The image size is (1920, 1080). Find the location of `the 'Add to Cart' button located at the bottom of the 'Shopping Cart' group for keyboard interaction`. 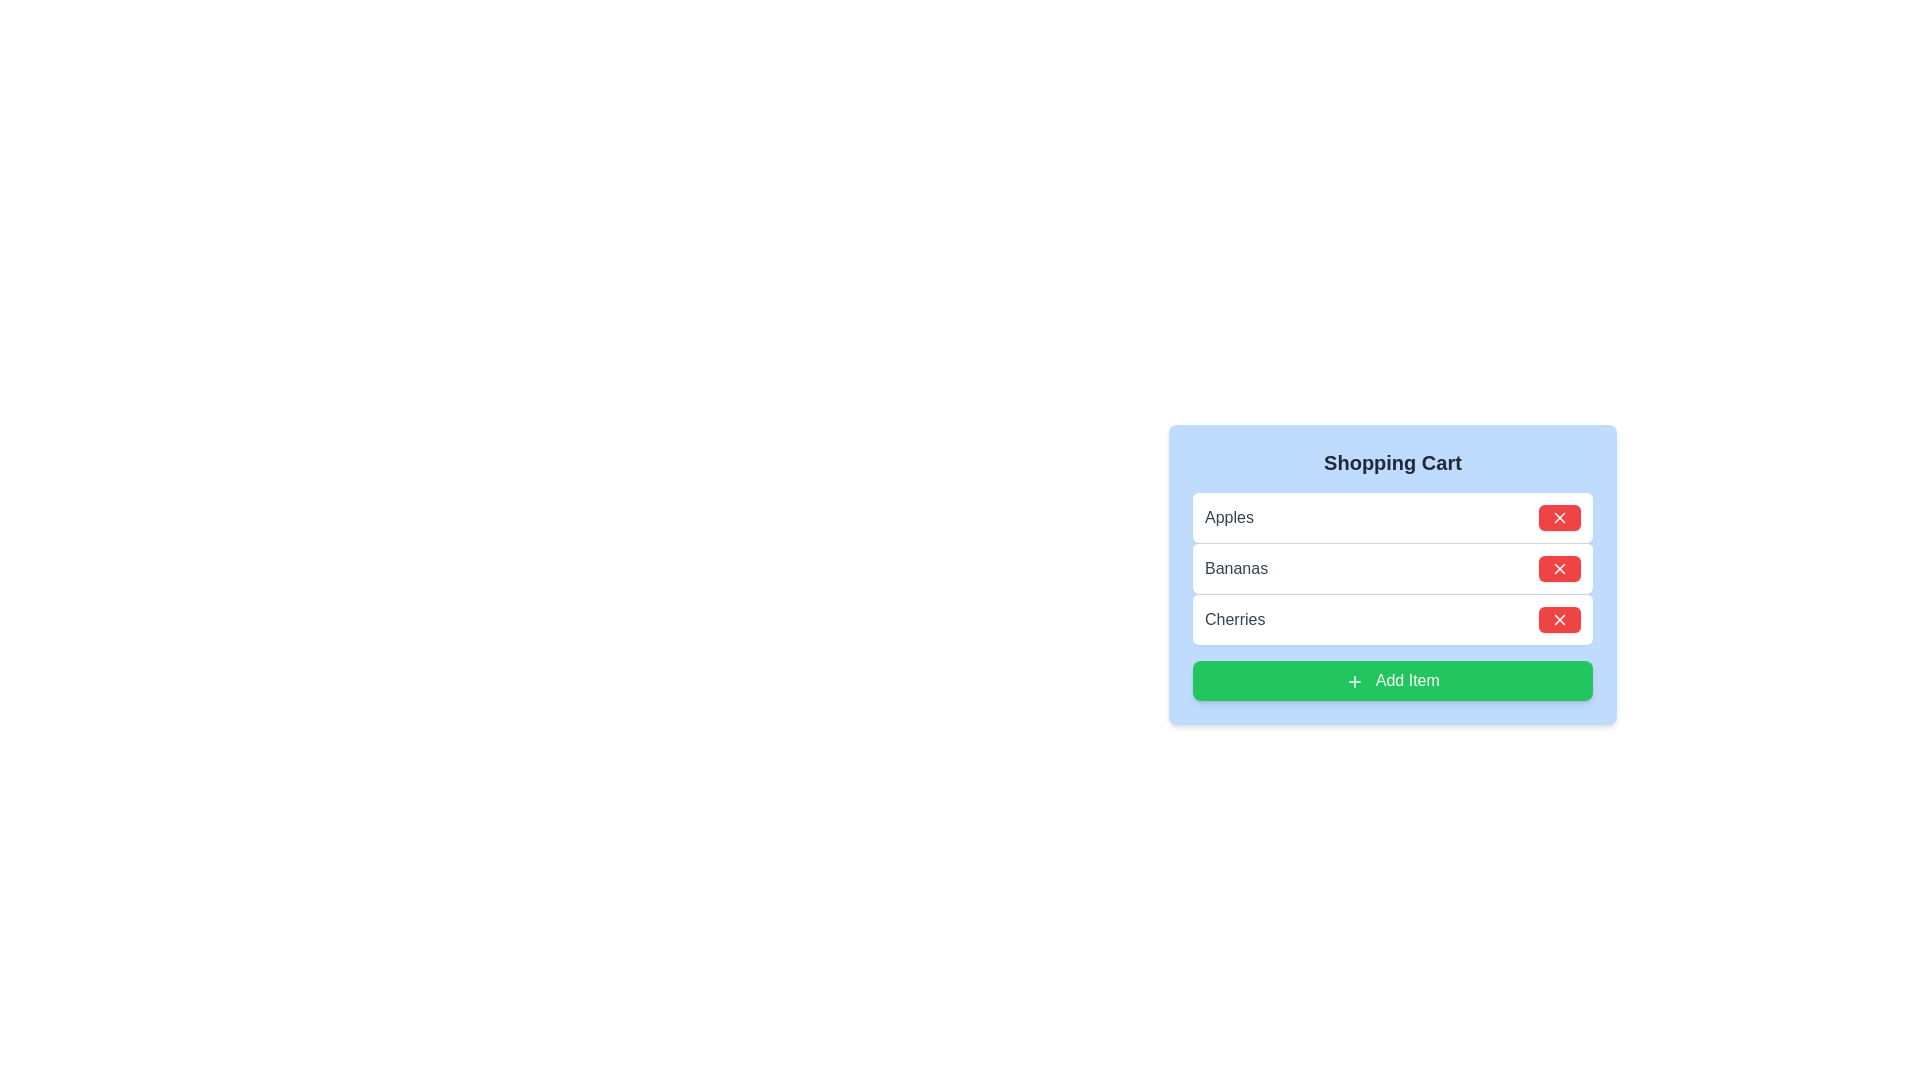

the 'Add to Cart' button located at the bottom of the 'Shopping Cart' group for keyboard interaction is located at coordinates (1391, 680).